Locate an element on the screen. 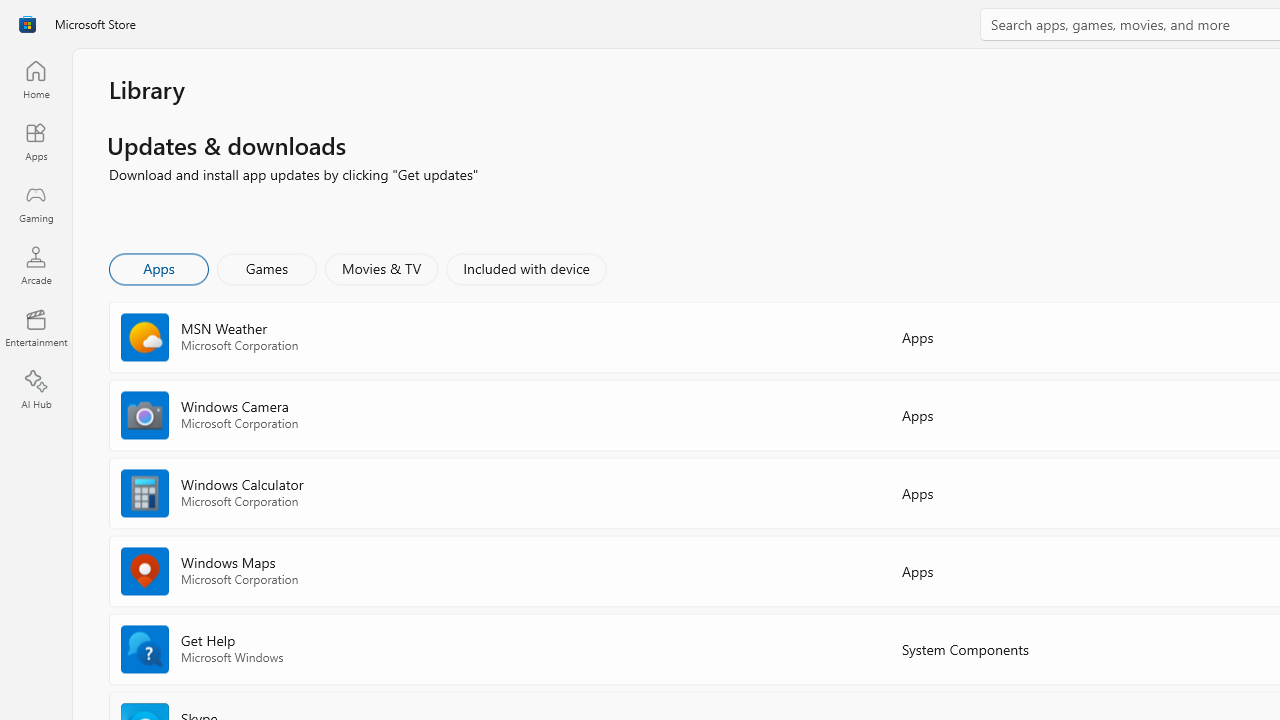  'Entertainment' is located at coordinates (35, 326).